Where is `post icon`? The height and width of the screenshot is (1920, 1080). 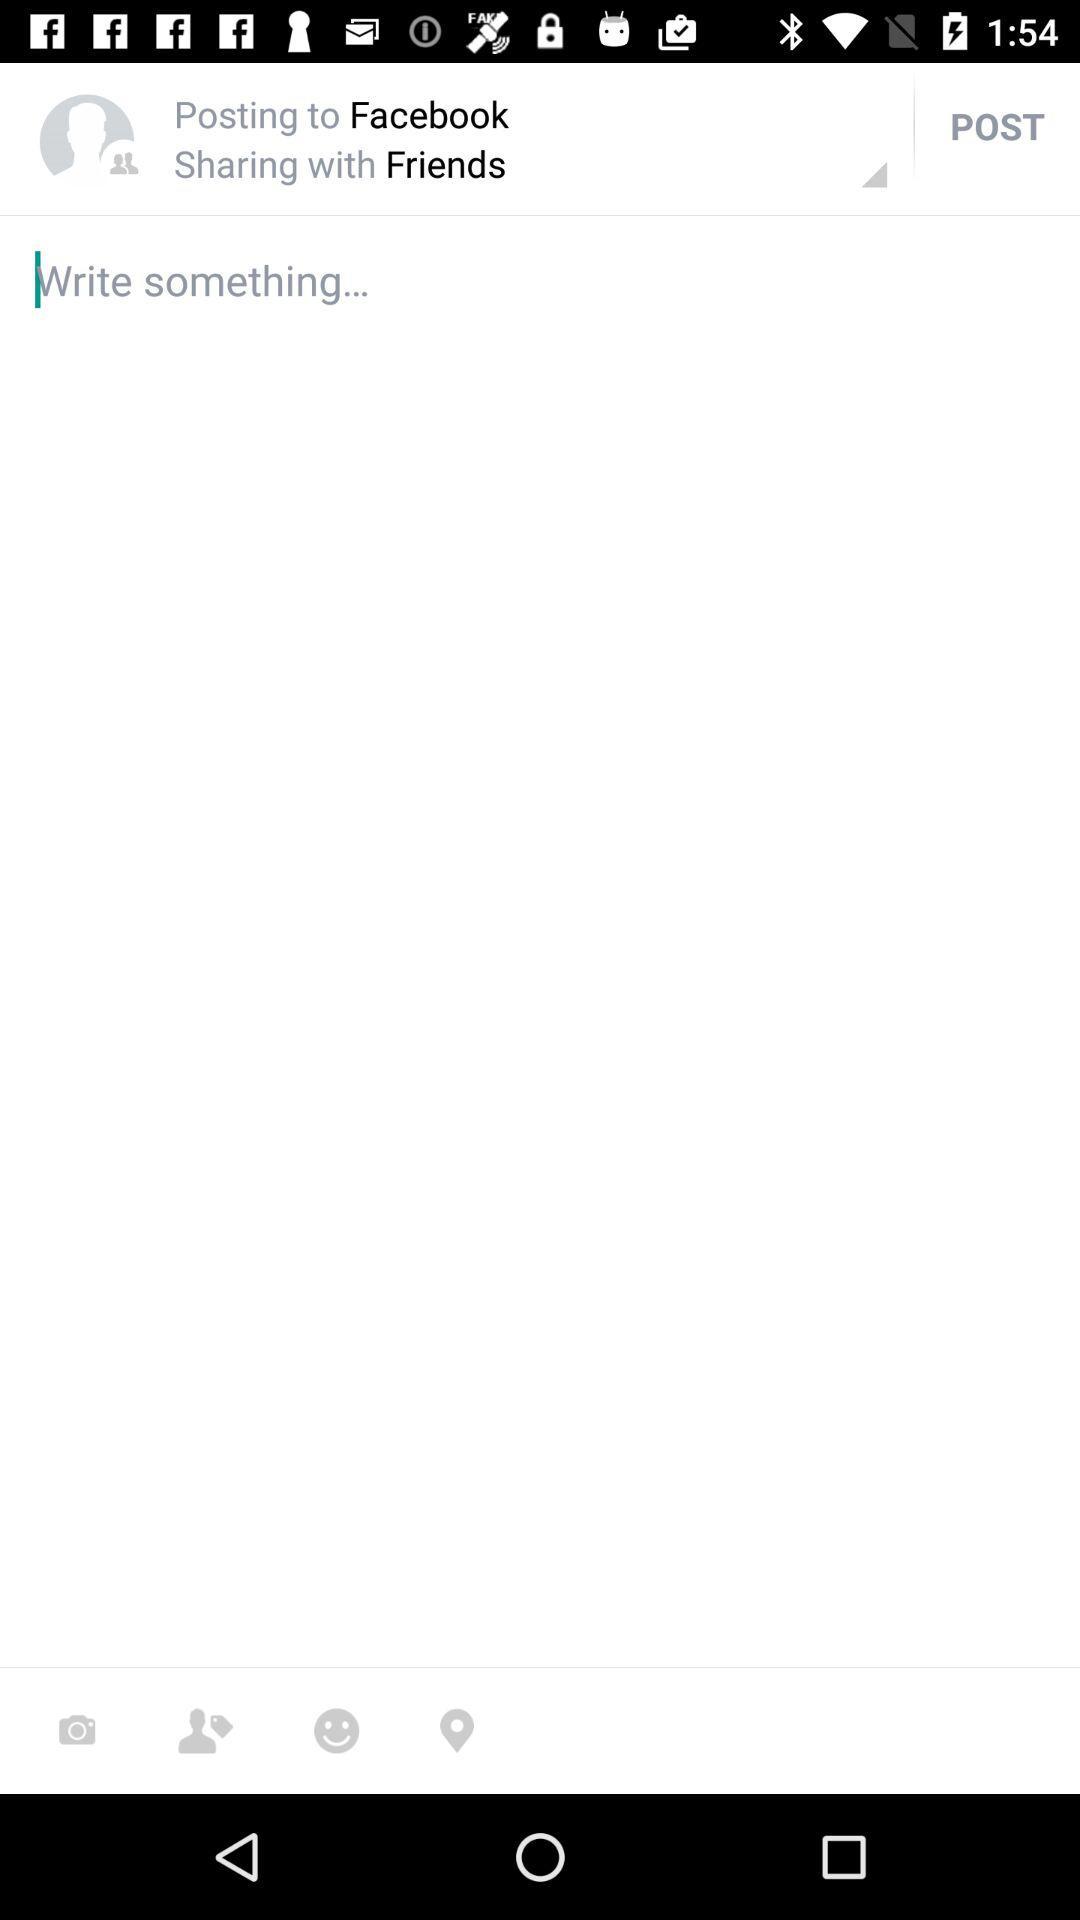
post icon is located at coordinates (997, 124).